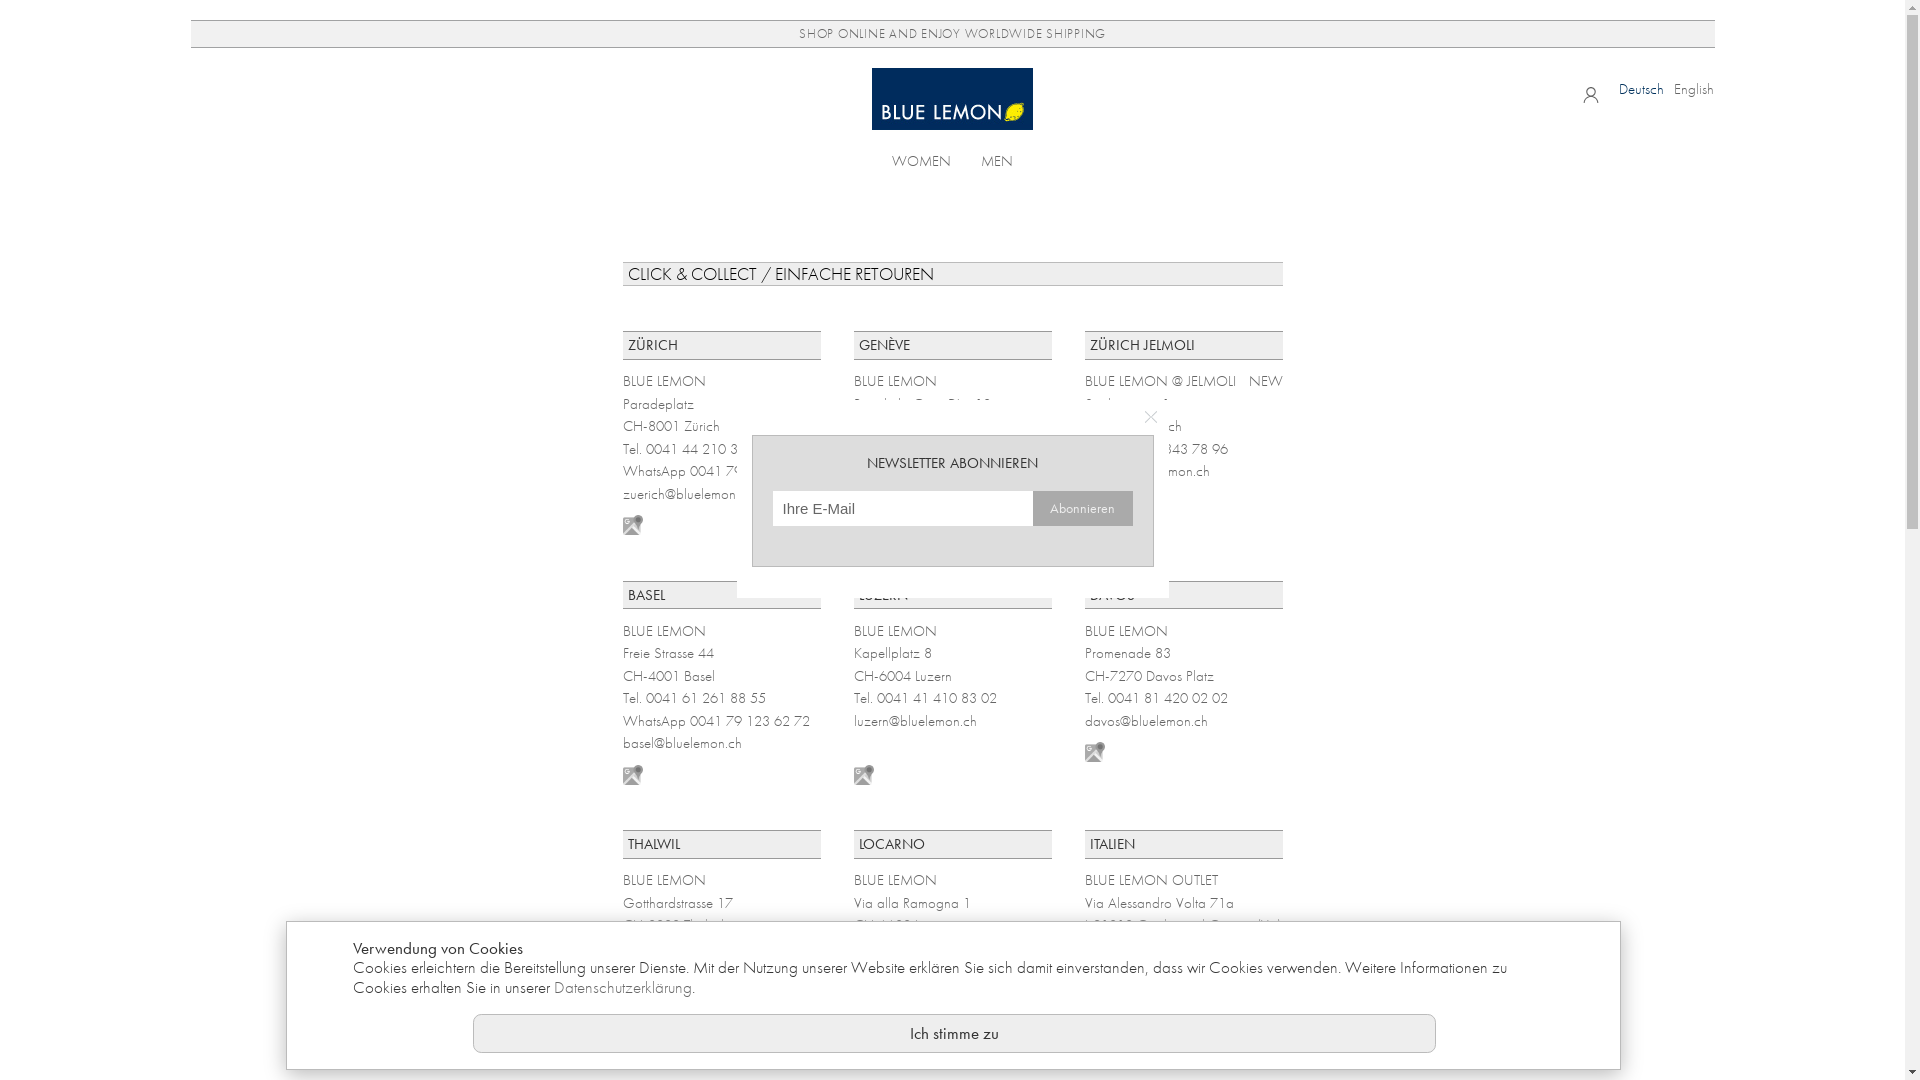  I want to click on 'thalwil@bluelemon.ch', so click(684, 968).